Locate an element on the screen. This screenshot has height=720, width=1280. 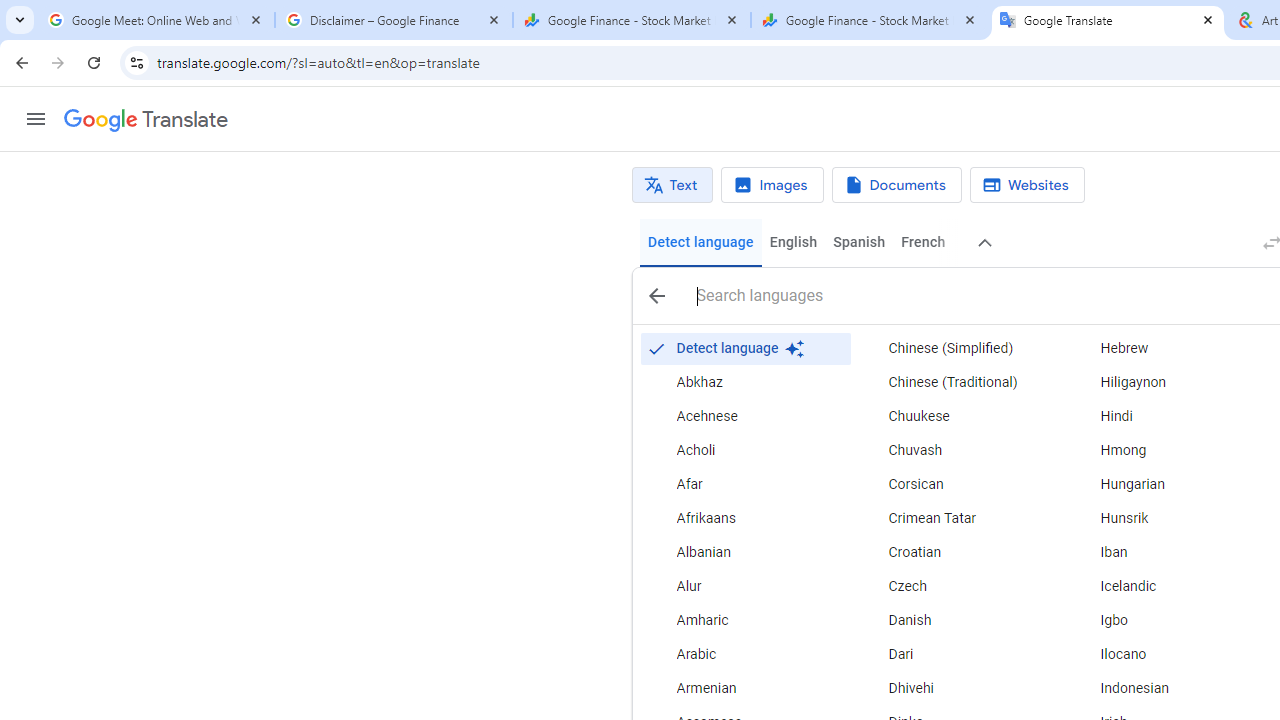
'Icelandic' is located at coordinates (1169, 586).